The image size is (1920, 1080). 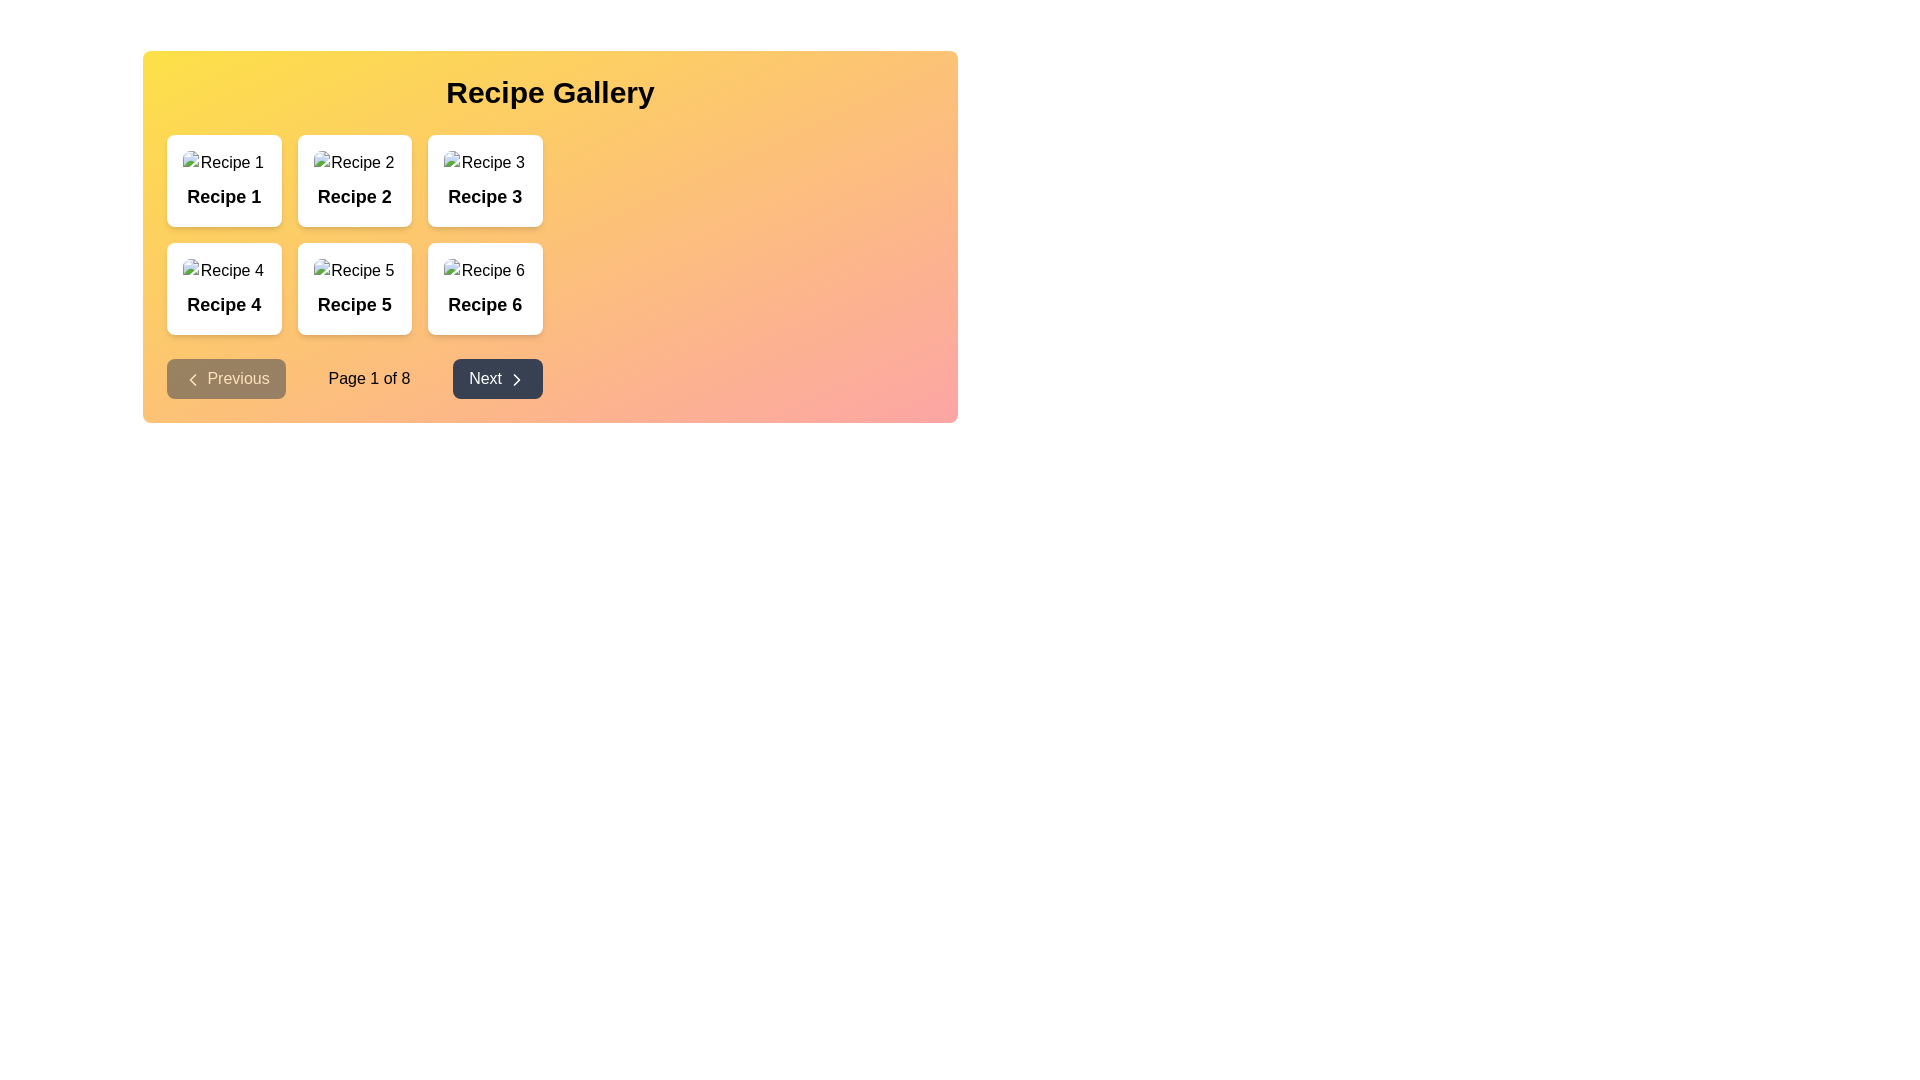 What do you see at coordinates (485, 161) in the screenshot?
I see `the image placeholder labeled 'Recipe Image'` at bounding box center [485, 161].